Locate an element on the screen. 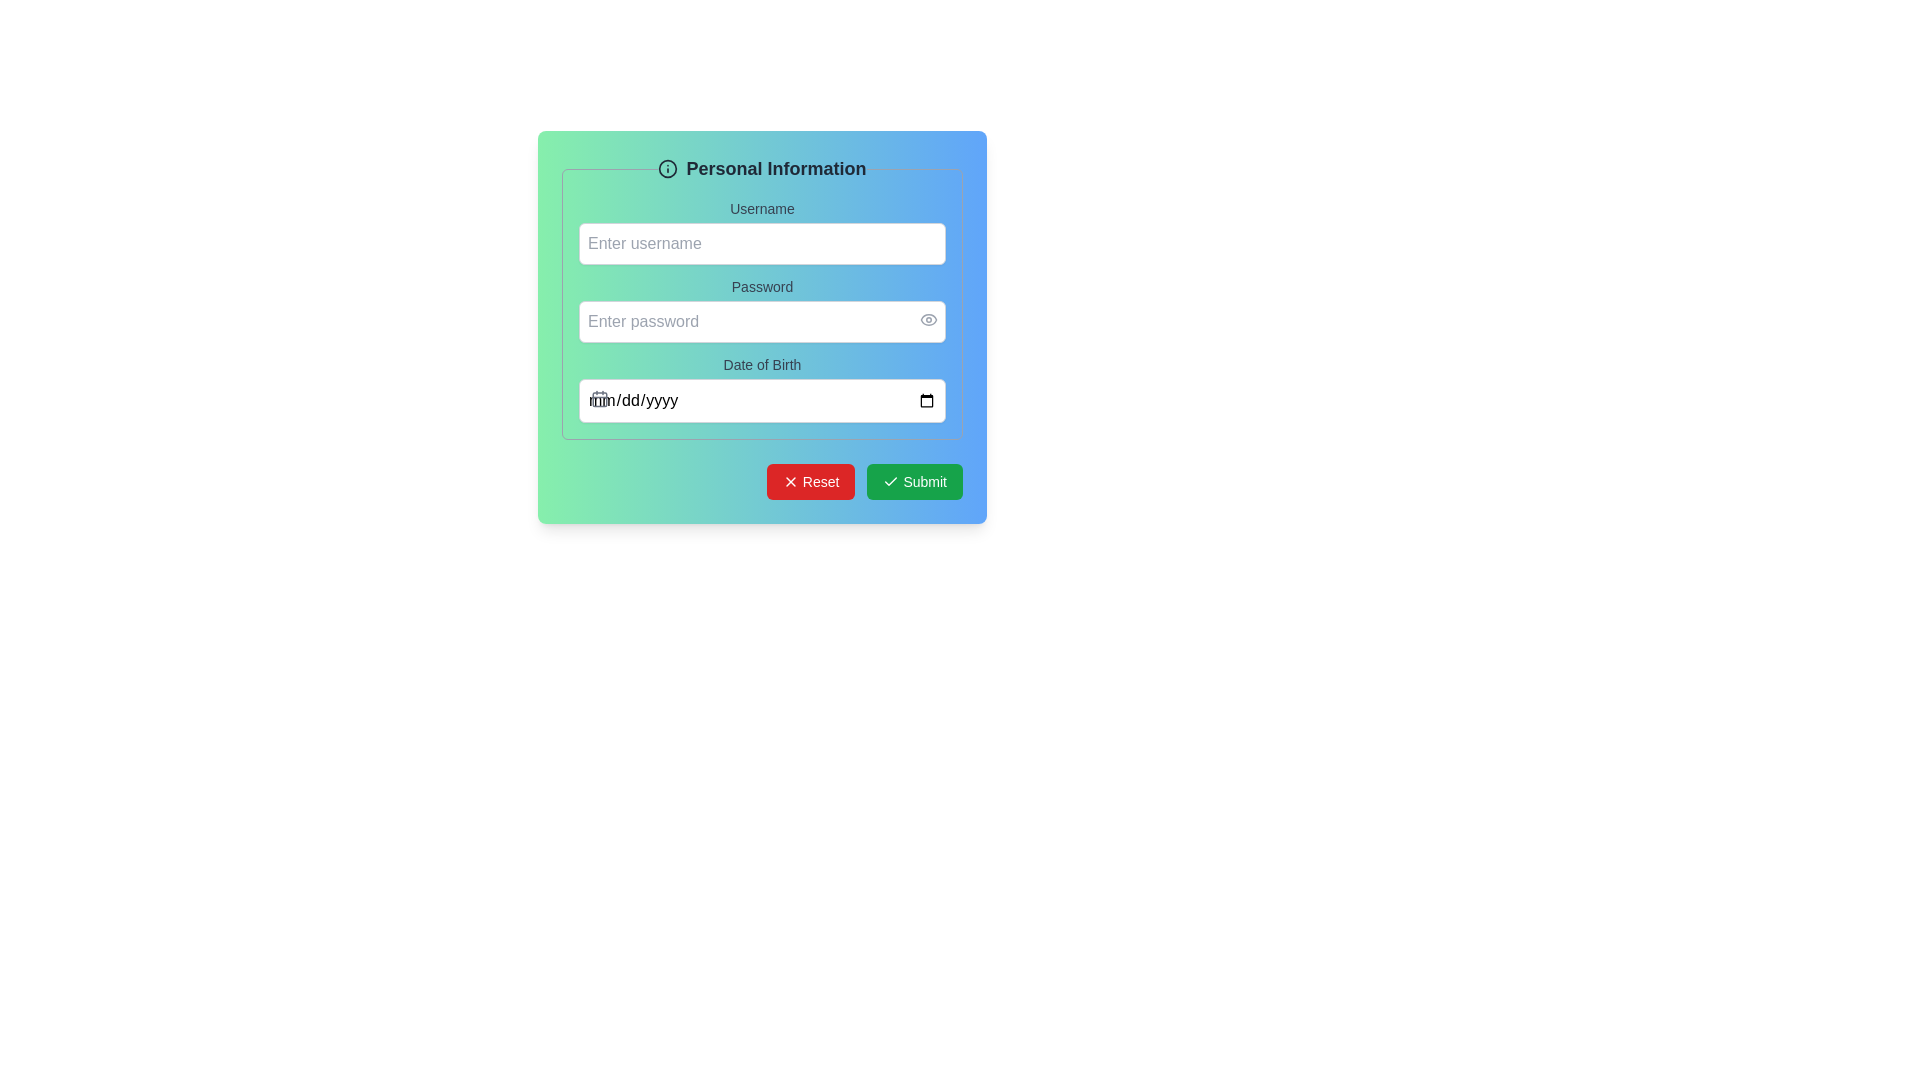 This screenshot has width=1920, height=1080. the 'Password' text label, which is styled in gray and positioned above the password input field in the form interface is located at coordinates (761, 286).